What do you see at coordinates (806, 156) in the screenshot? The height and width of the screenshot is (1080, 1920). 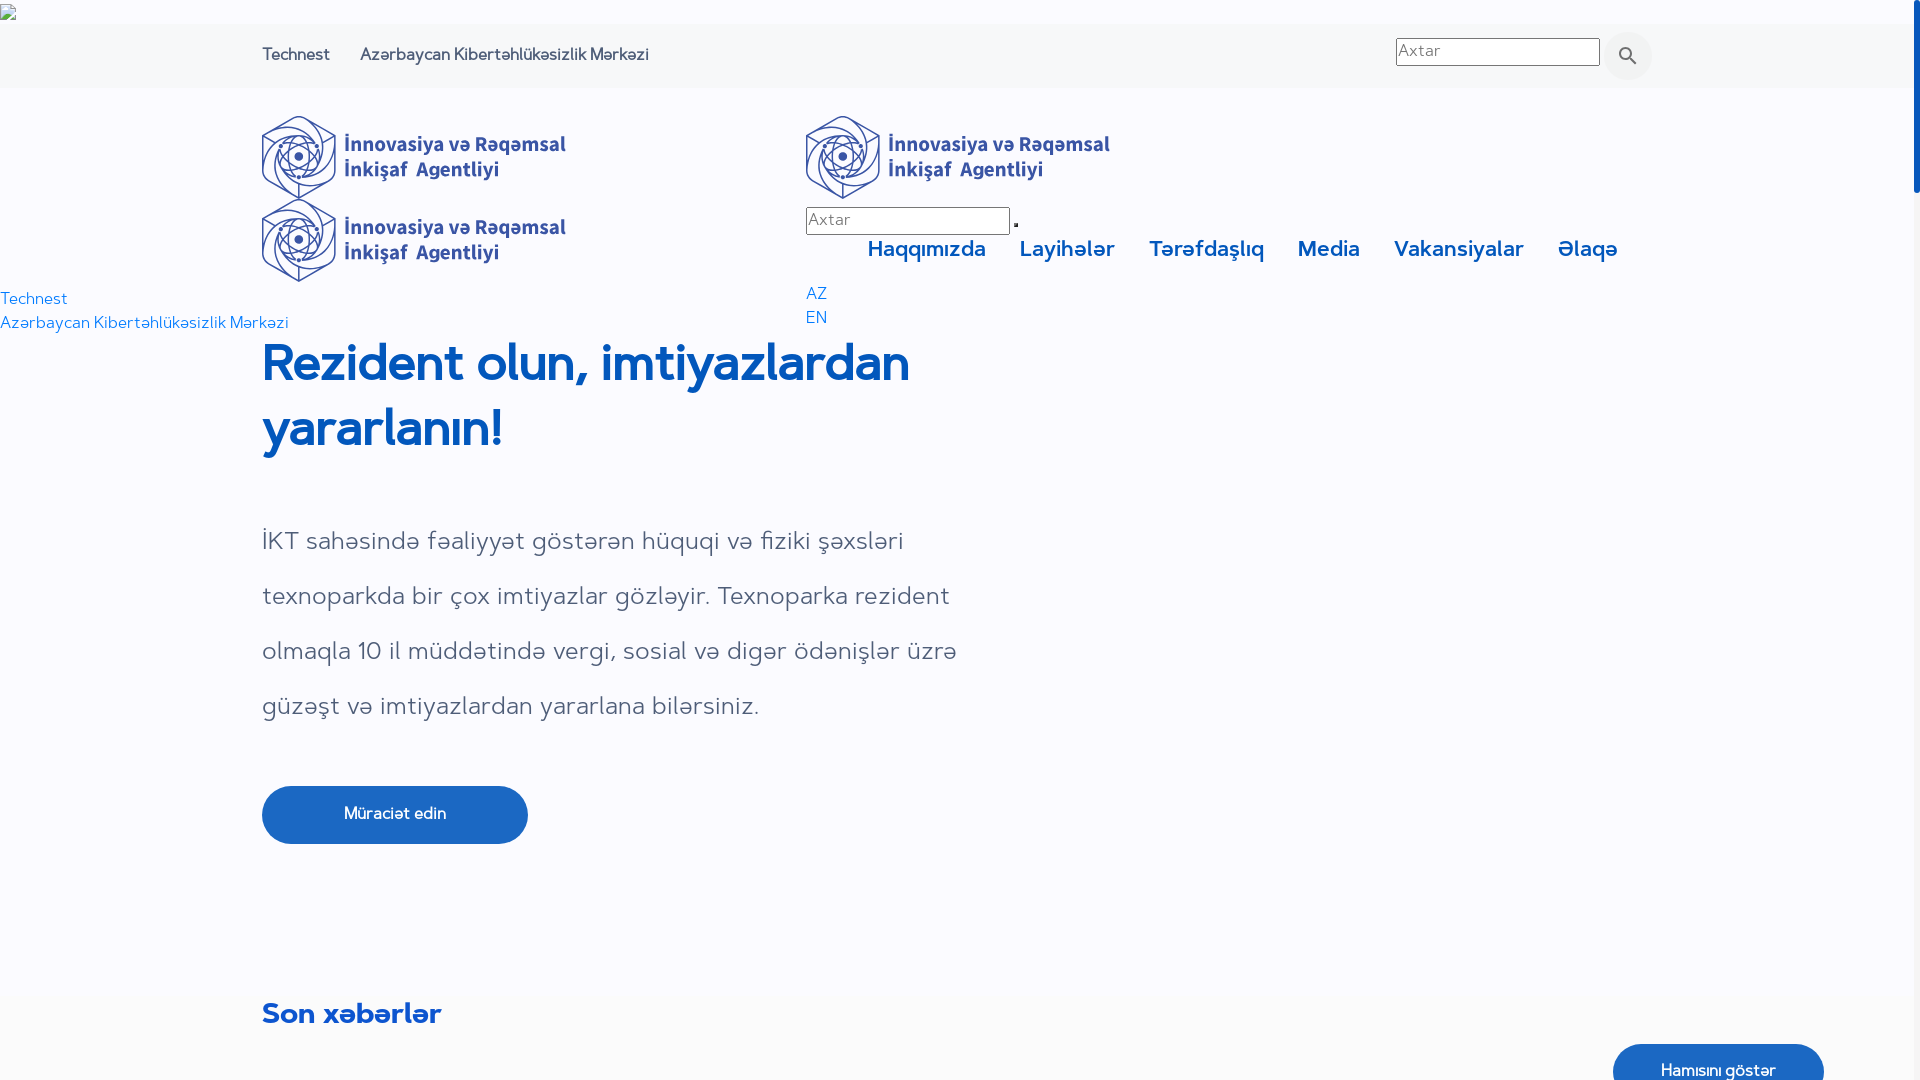 I see `'logo'` at bounding box center [806, 156].